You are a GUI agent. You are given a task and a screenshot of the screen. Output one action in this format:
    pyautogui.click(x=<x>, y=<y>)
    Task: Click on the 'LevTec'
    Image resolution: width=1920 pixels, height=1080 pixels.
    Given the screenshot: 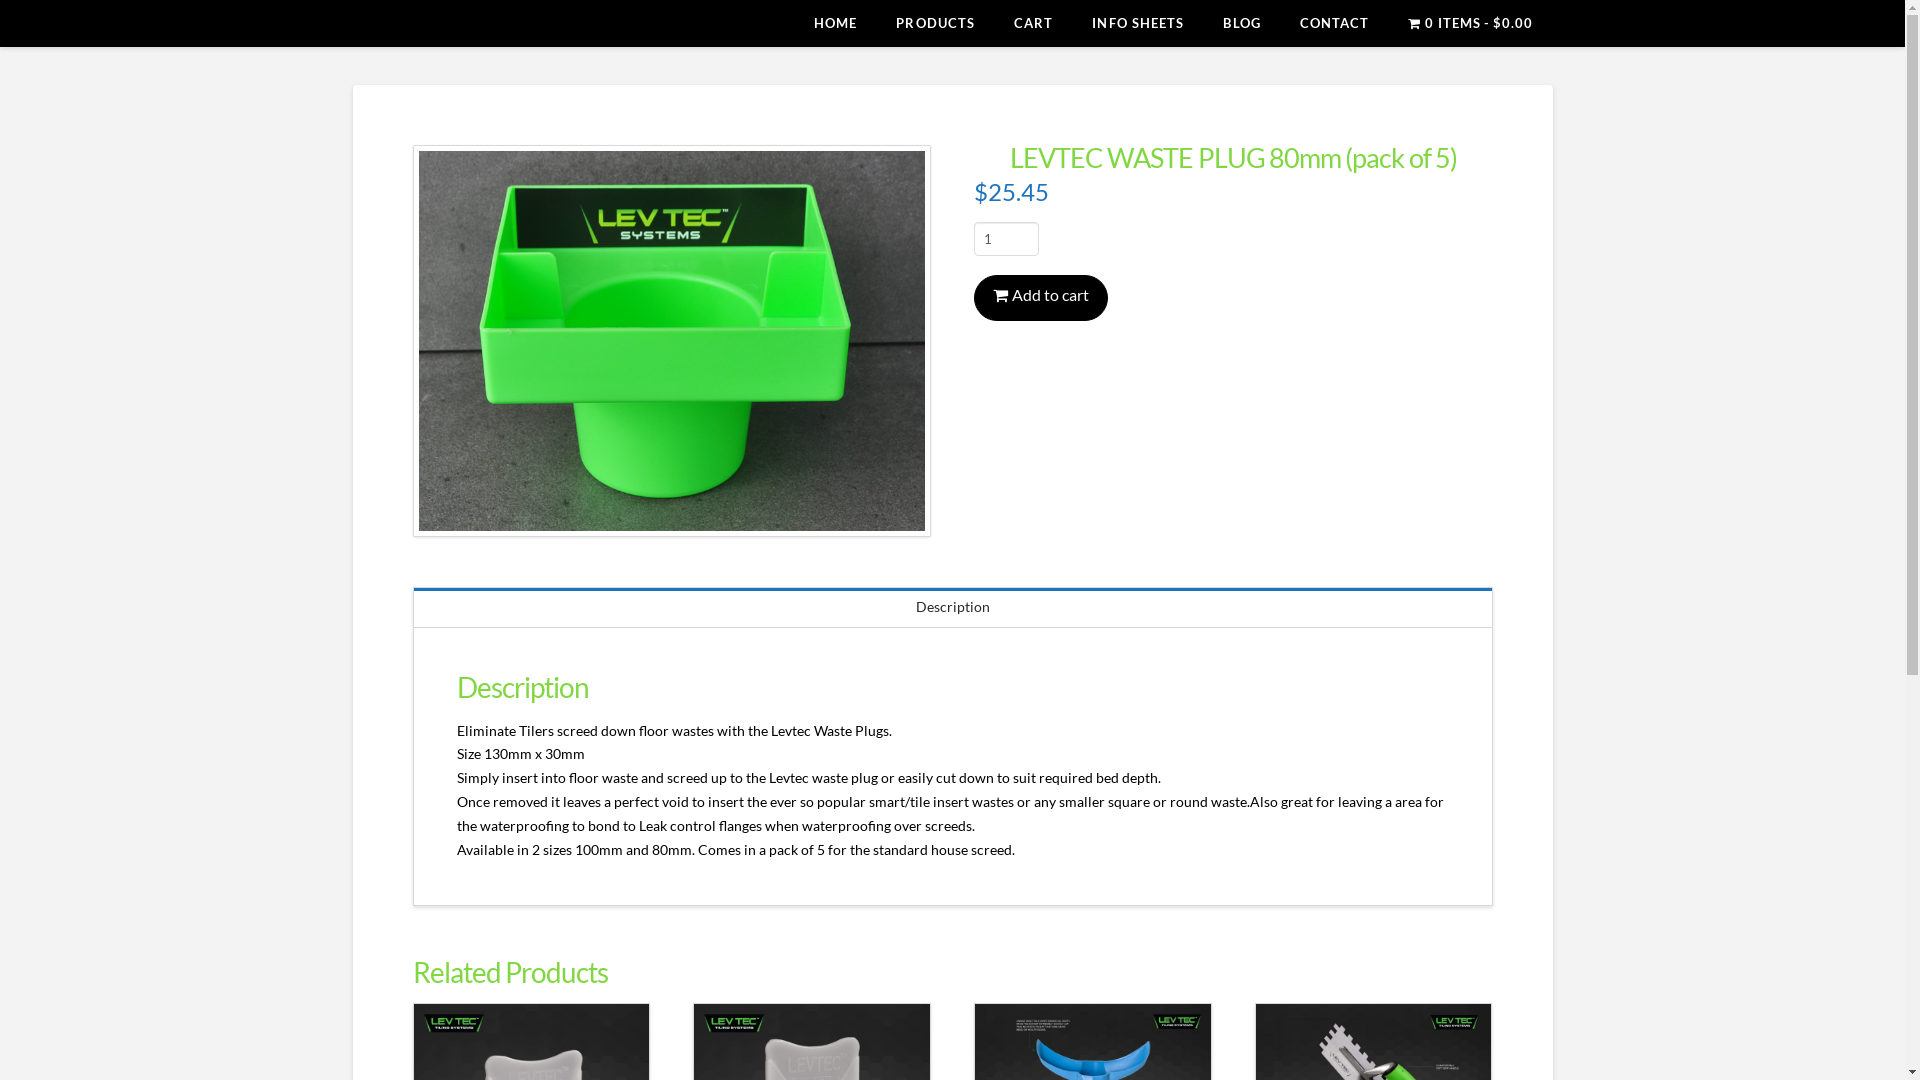 What is the action you would take?
    pyautogui.click(x=410, y=26)
    